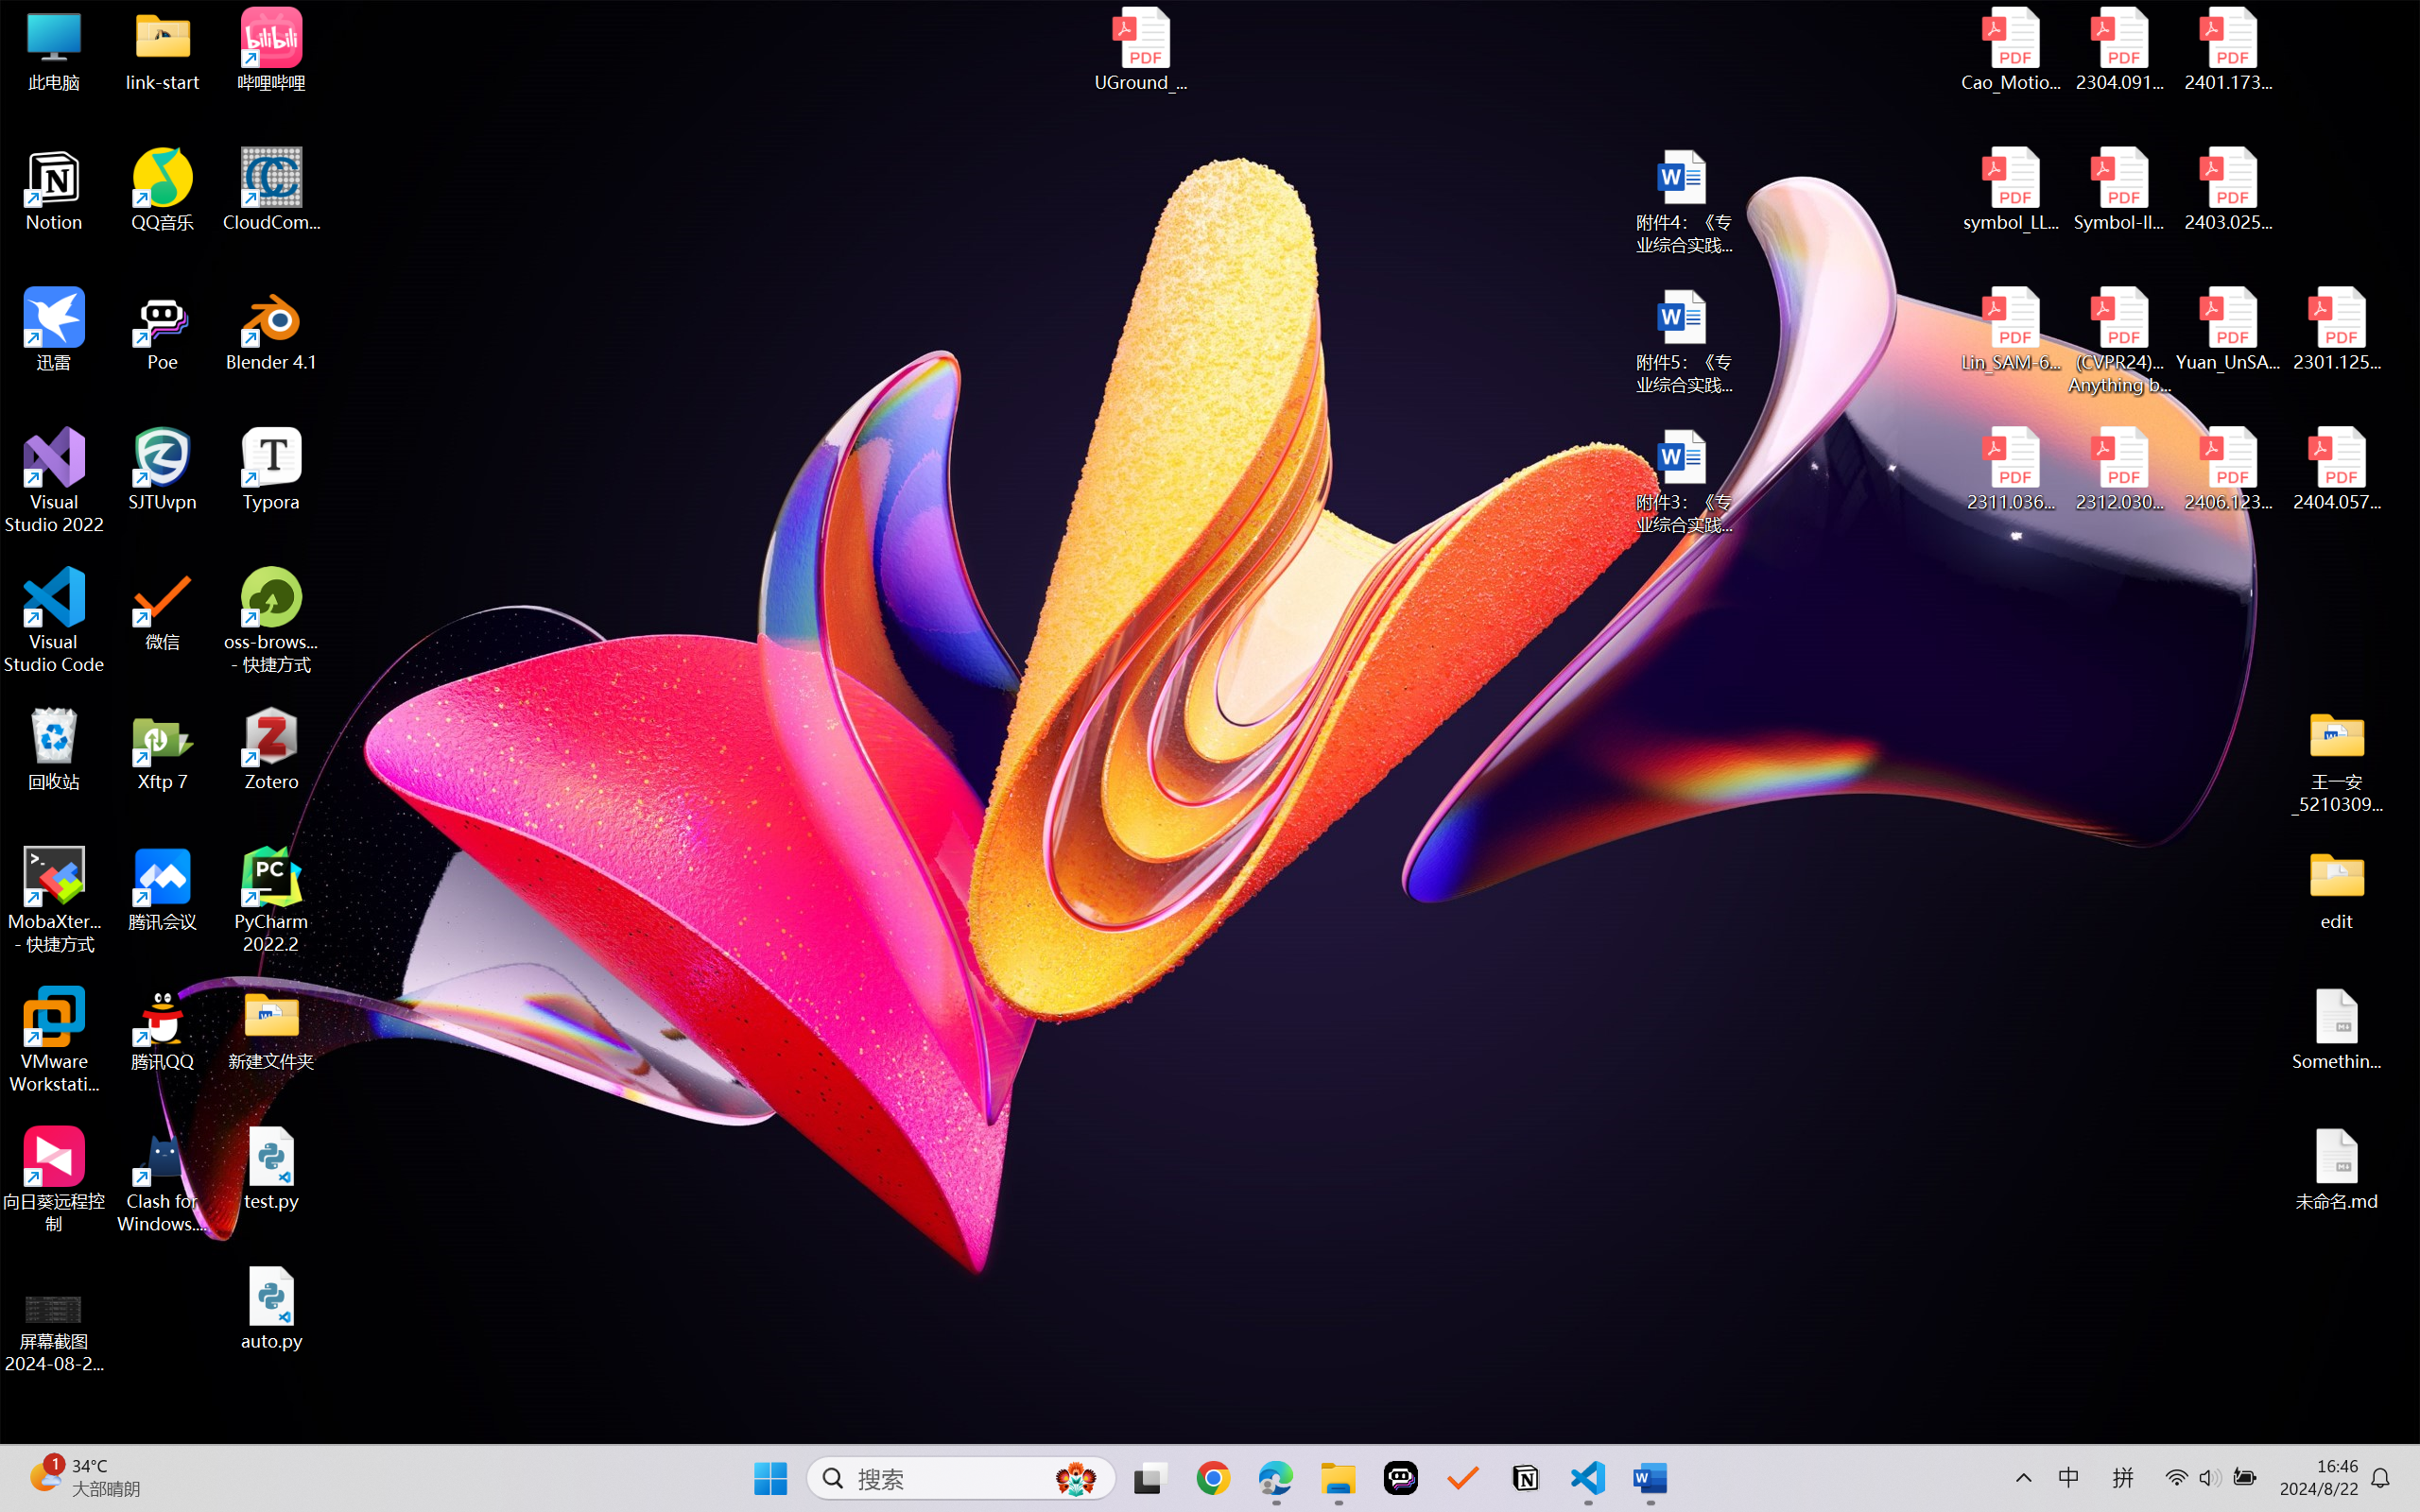 The image size is (2420, 1512). Describe the element at coordinates (163, 748) in the screenshot. I see `'Xftp 7'` at that location.